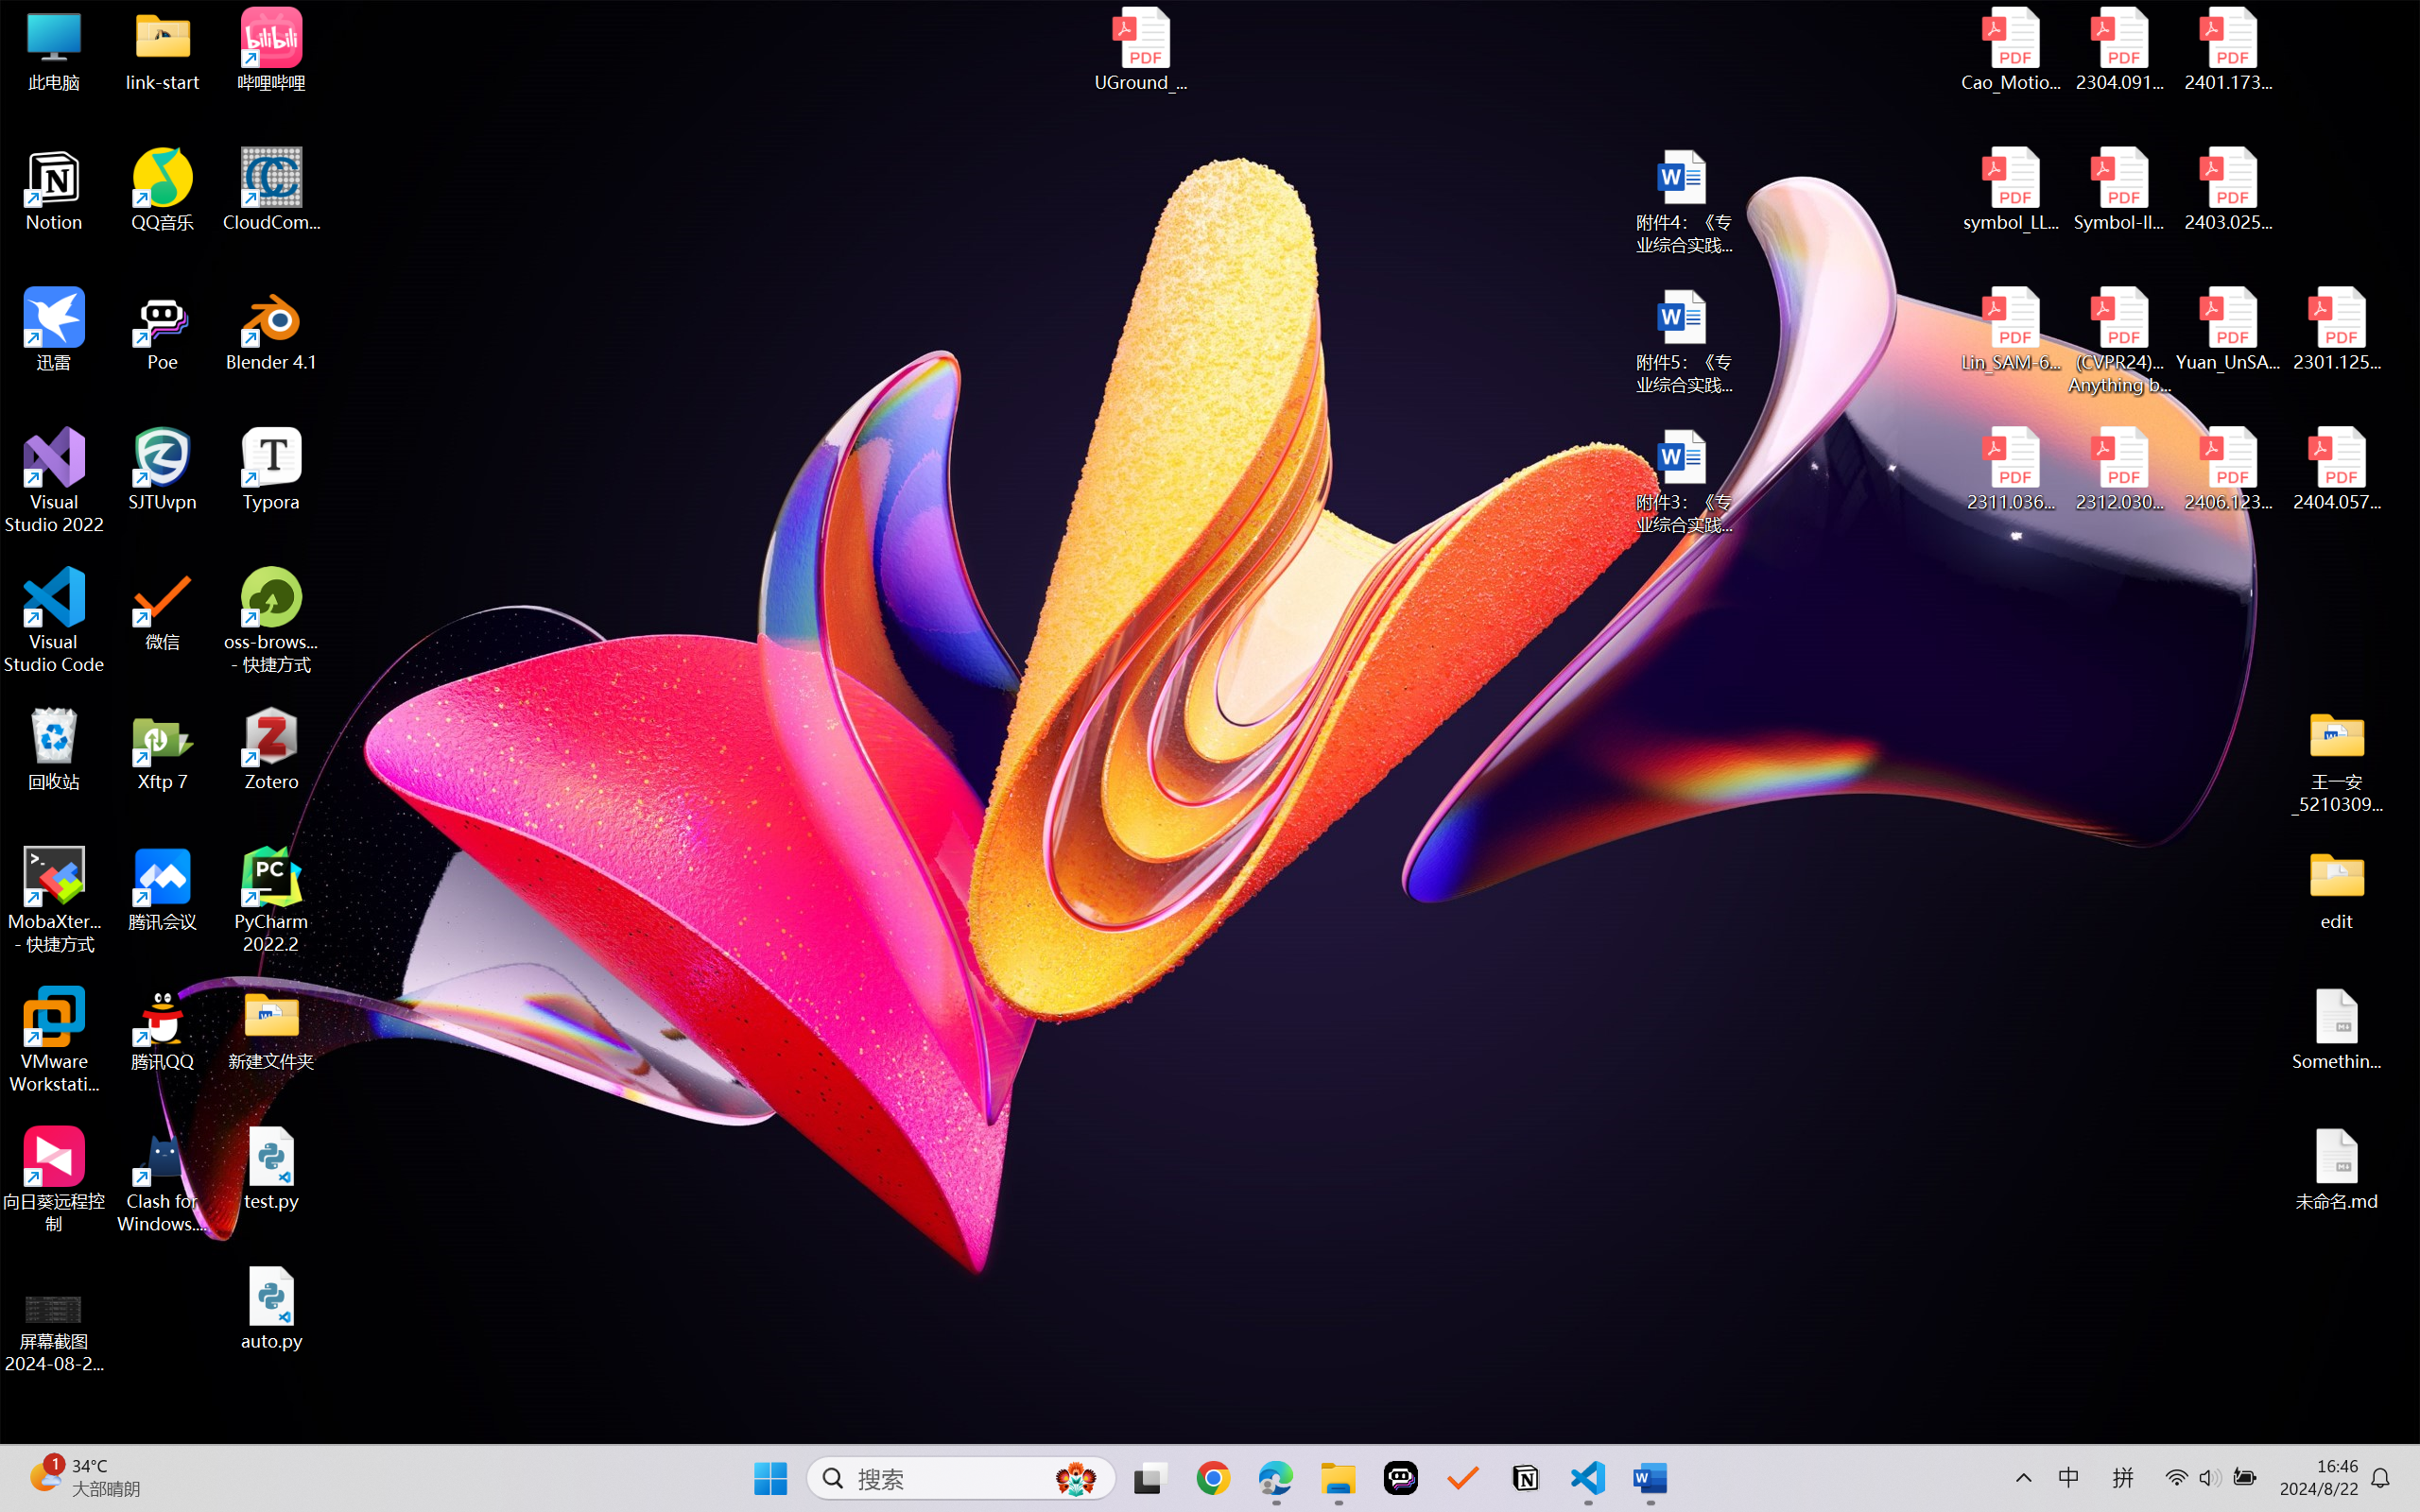 The image size is (2420, 1512). Describe the element at coordinates (163, 748) in the screenshot. I see `'Xftp 7'` at that location.